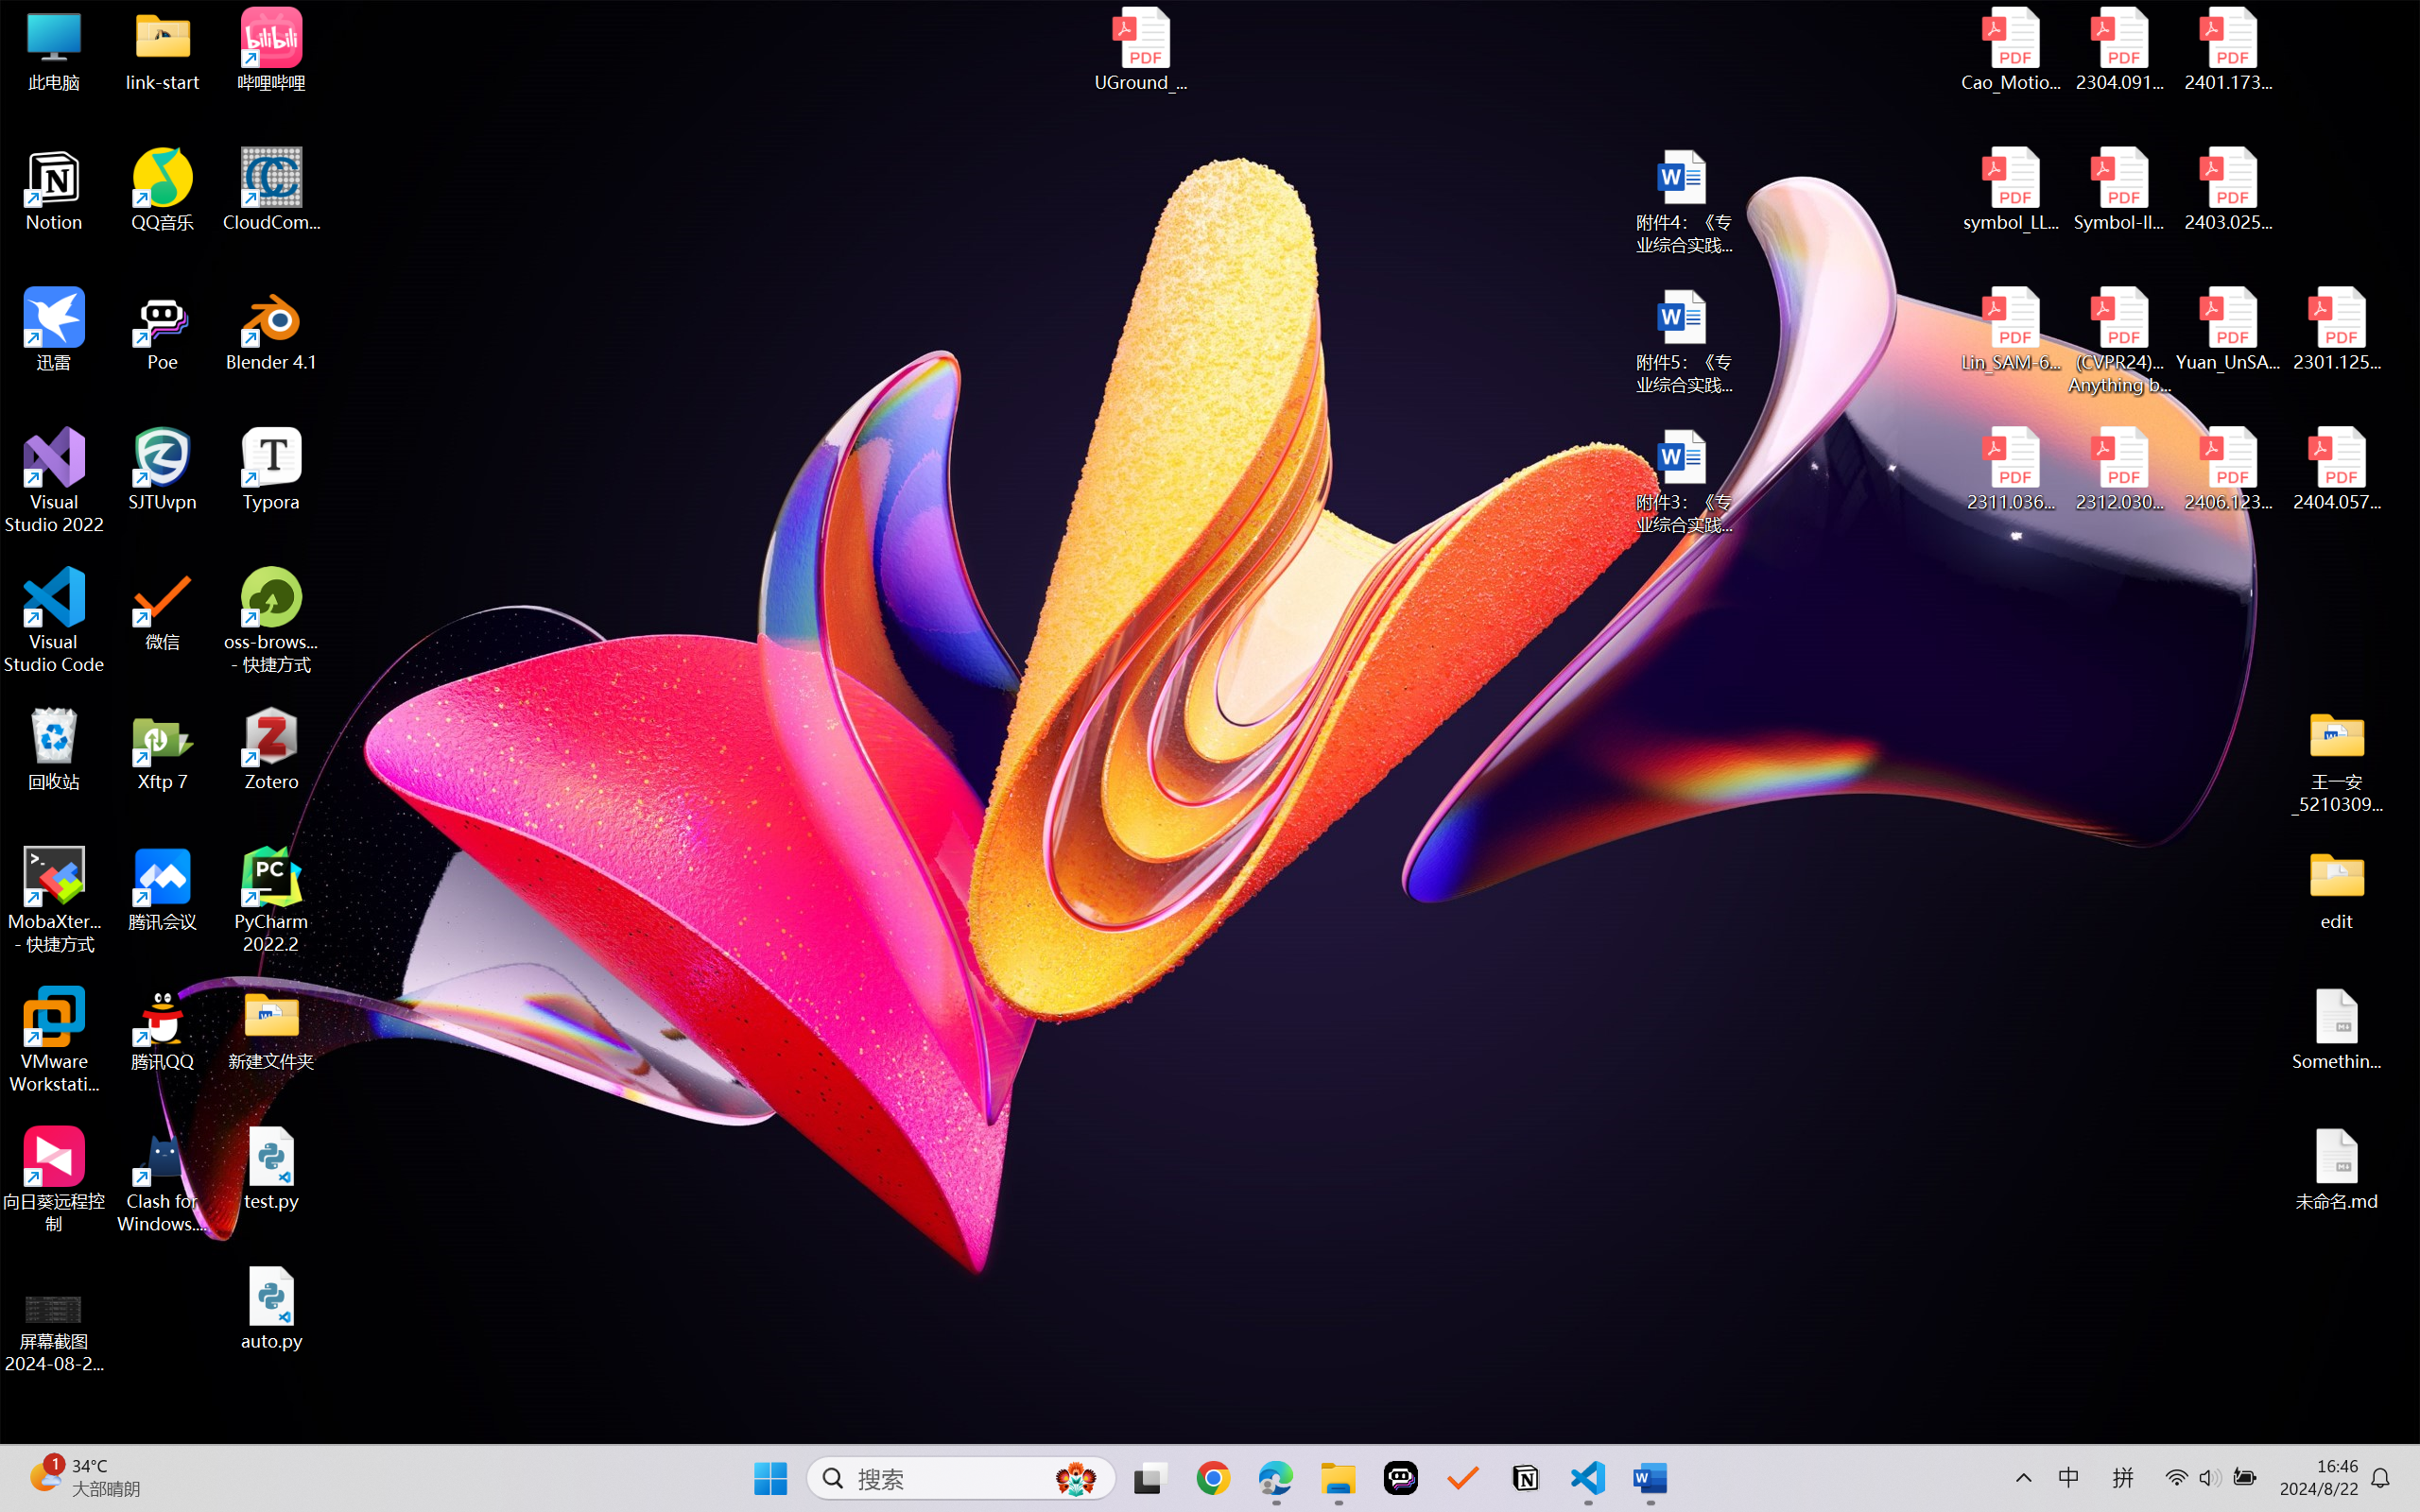 The image size is (2420, 1512). Describe the element at coordinates (163, 748) in the screenshot. I see `'Xftp 7'` at that location.